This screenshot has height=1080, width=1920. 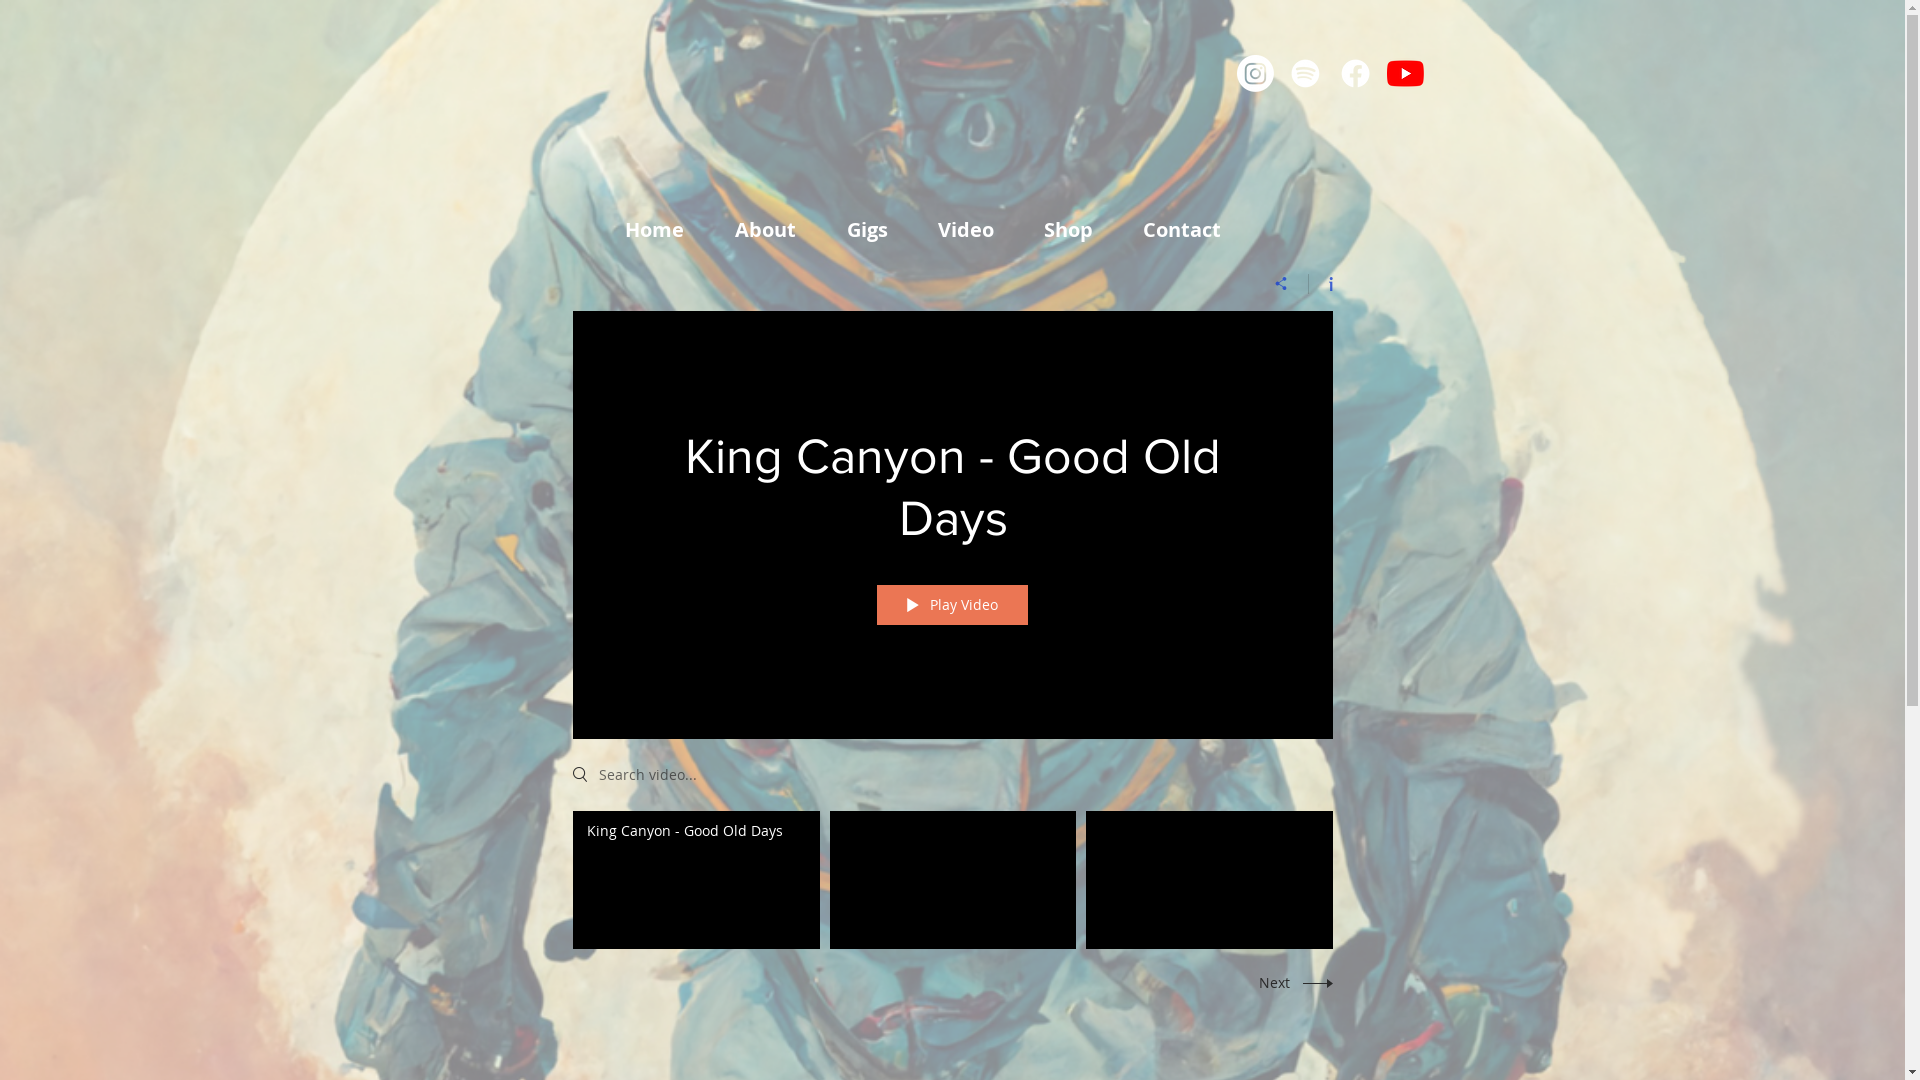 I want to click on 'Play Video', so click(x=950, y=604).